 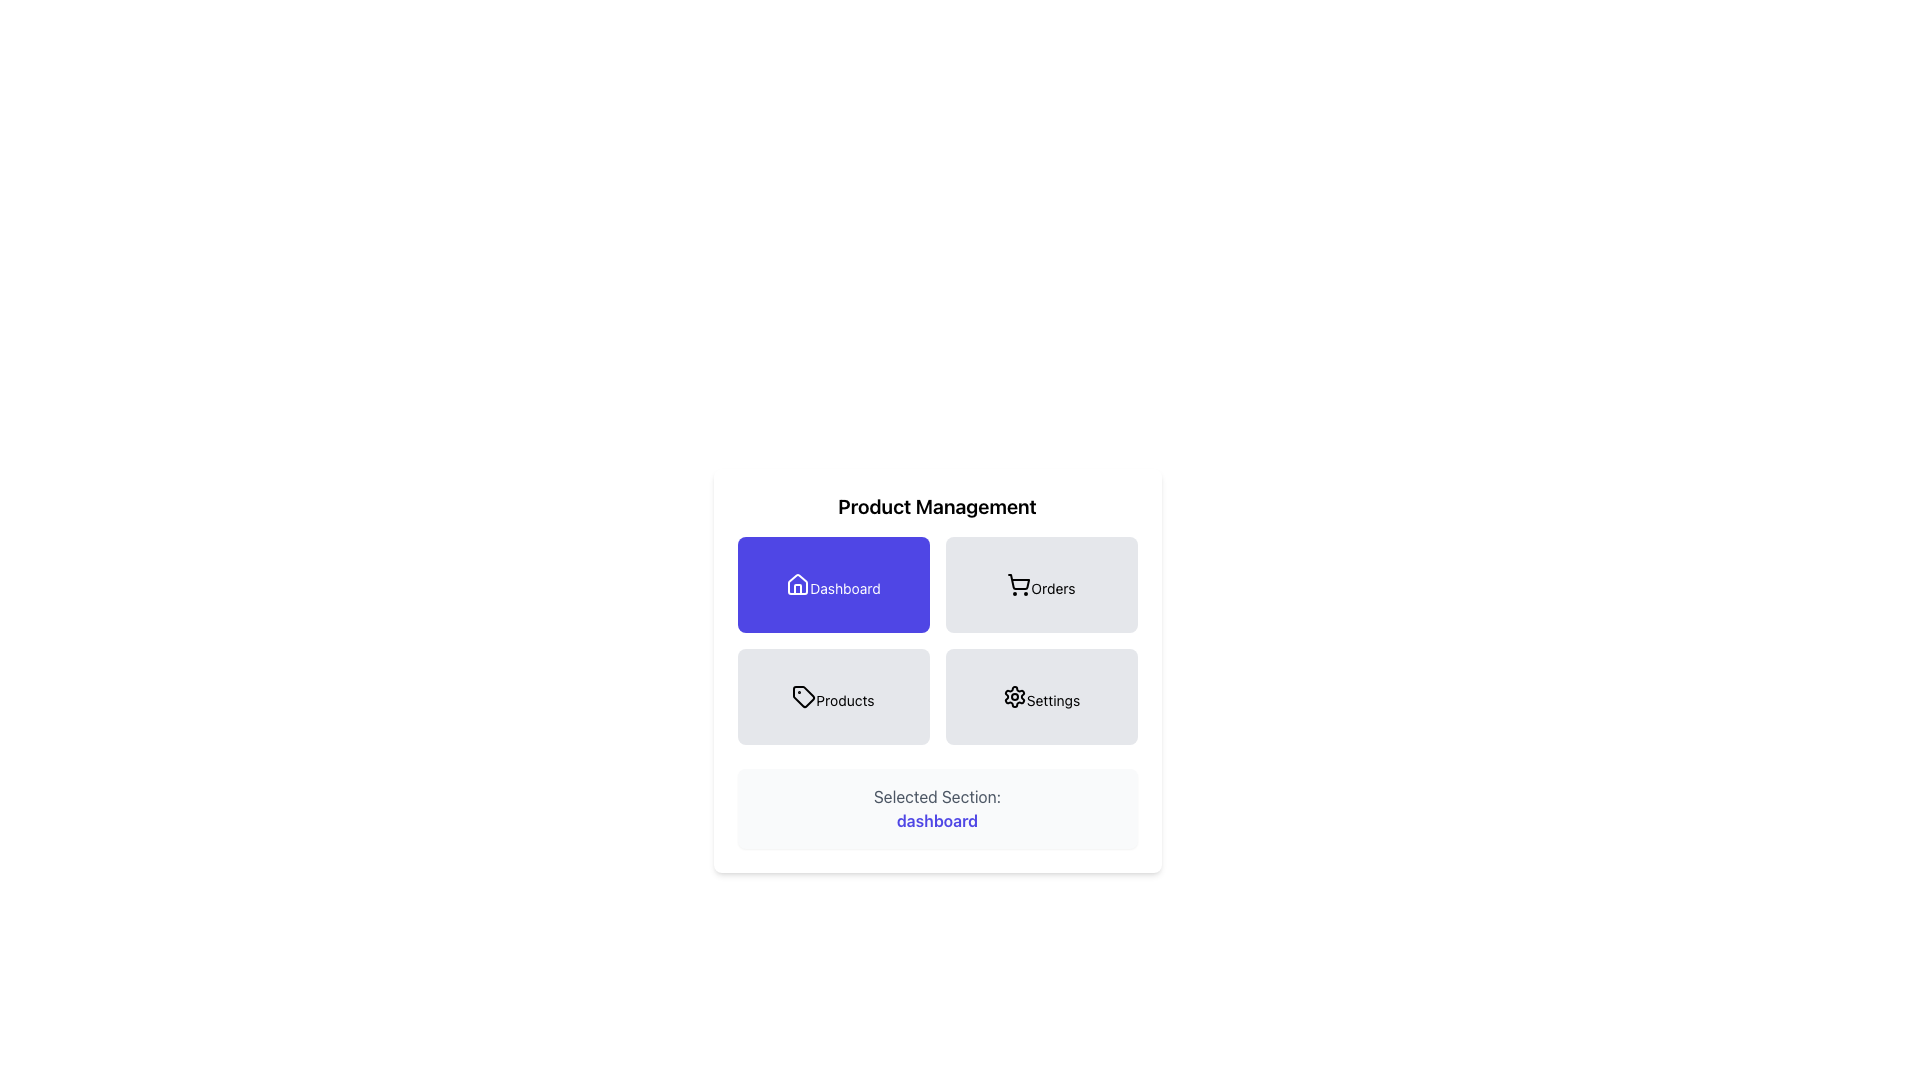 I want to click on the 'Settings' static text located at the bottom-right of its button within a 2x2 grid of buttons, so click(x=1052, y=700).